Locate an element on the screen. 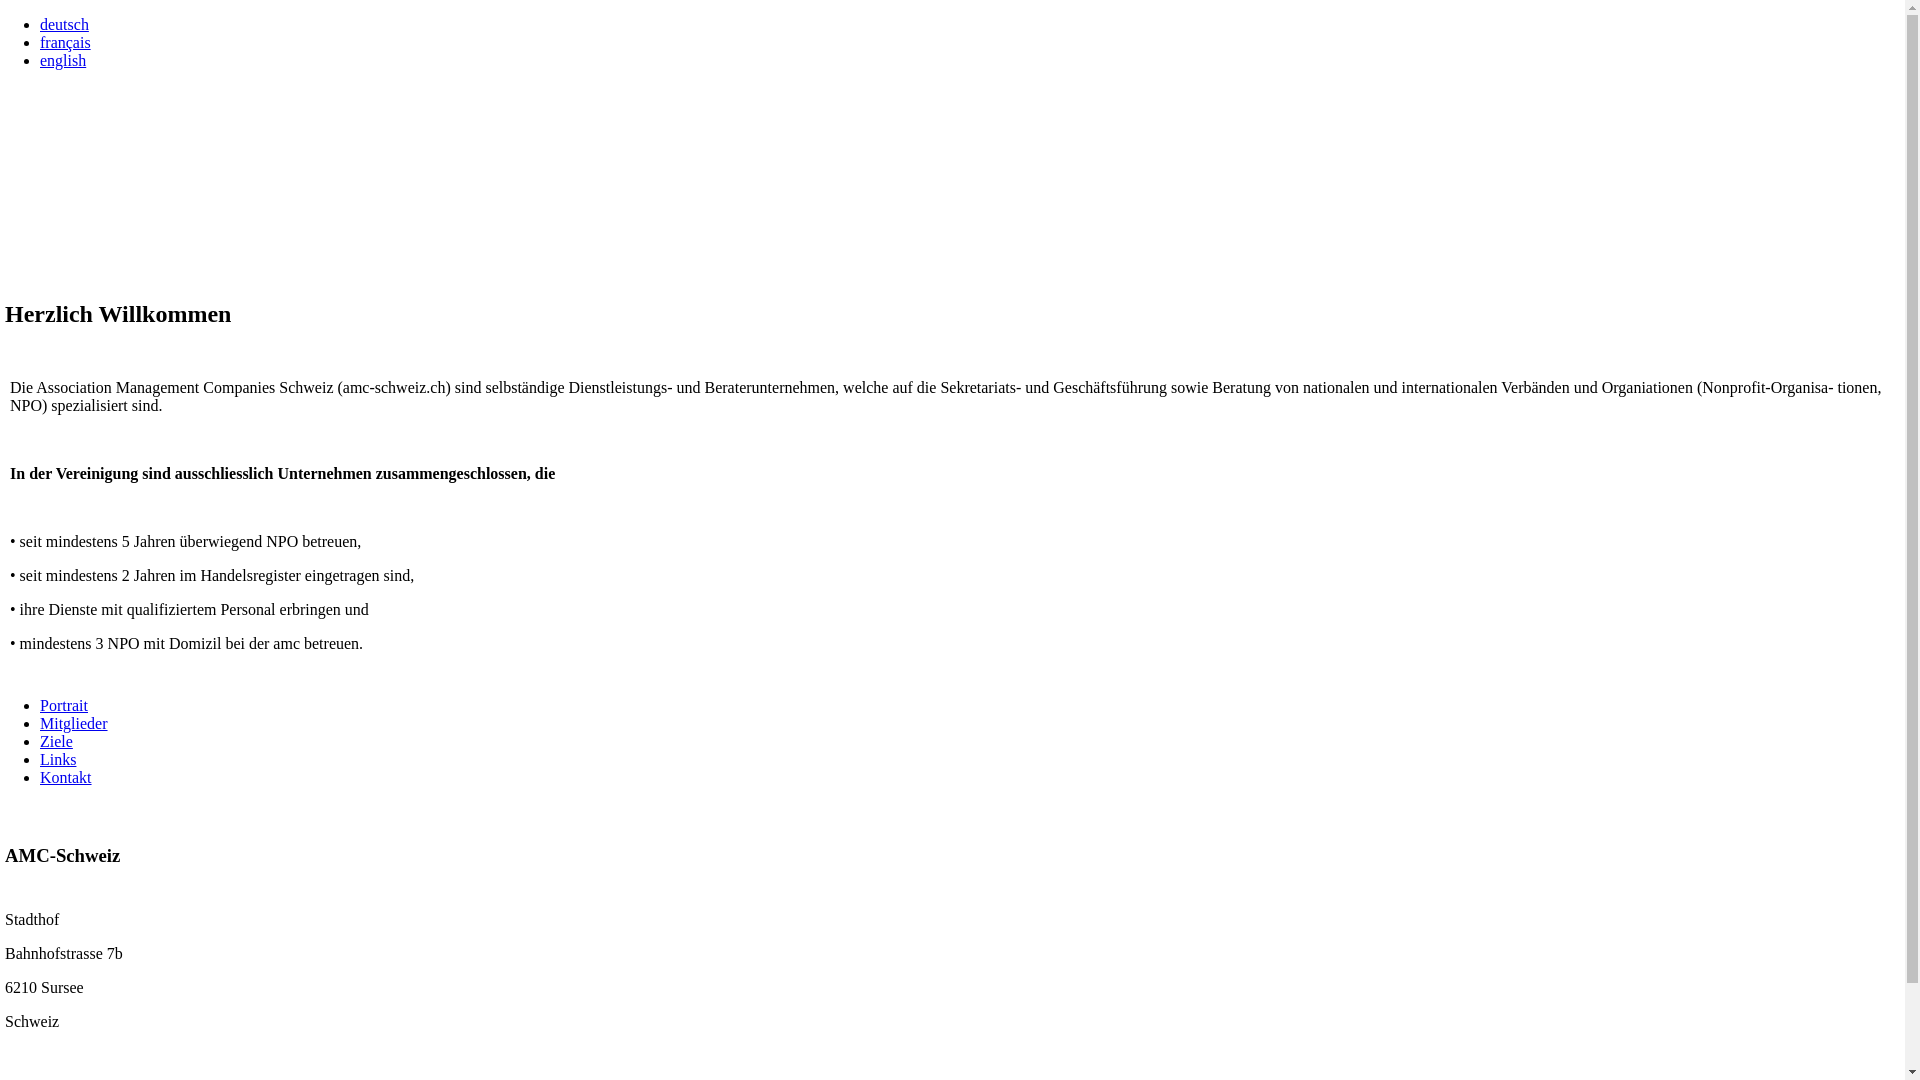  'Links' is located at coordinates (57, 759).